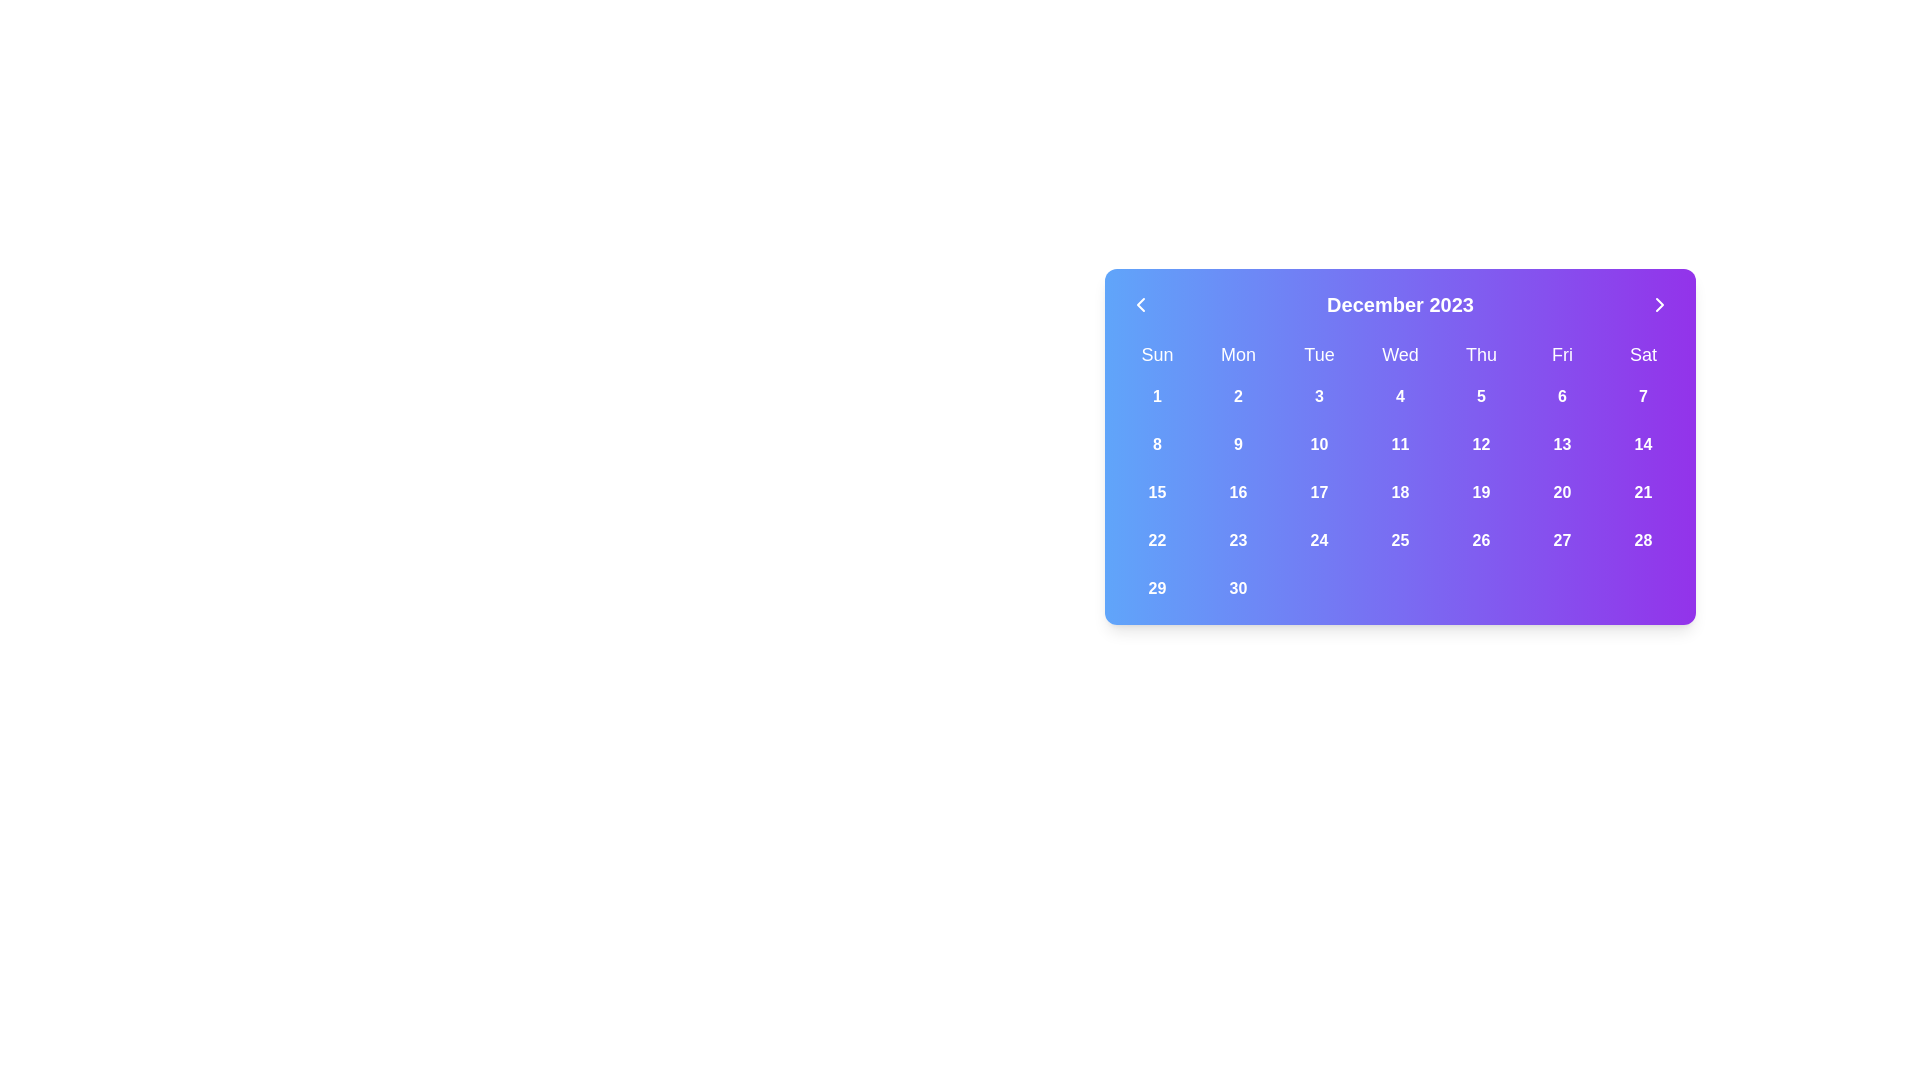 The width and height of the screenshot is (1920, 1080). Describe the element at coordinates (1141, 304) in the screenshot. I see `the circular button with a left arrow icon in the month navigation header of the calendar interface to change its background color` at that location.